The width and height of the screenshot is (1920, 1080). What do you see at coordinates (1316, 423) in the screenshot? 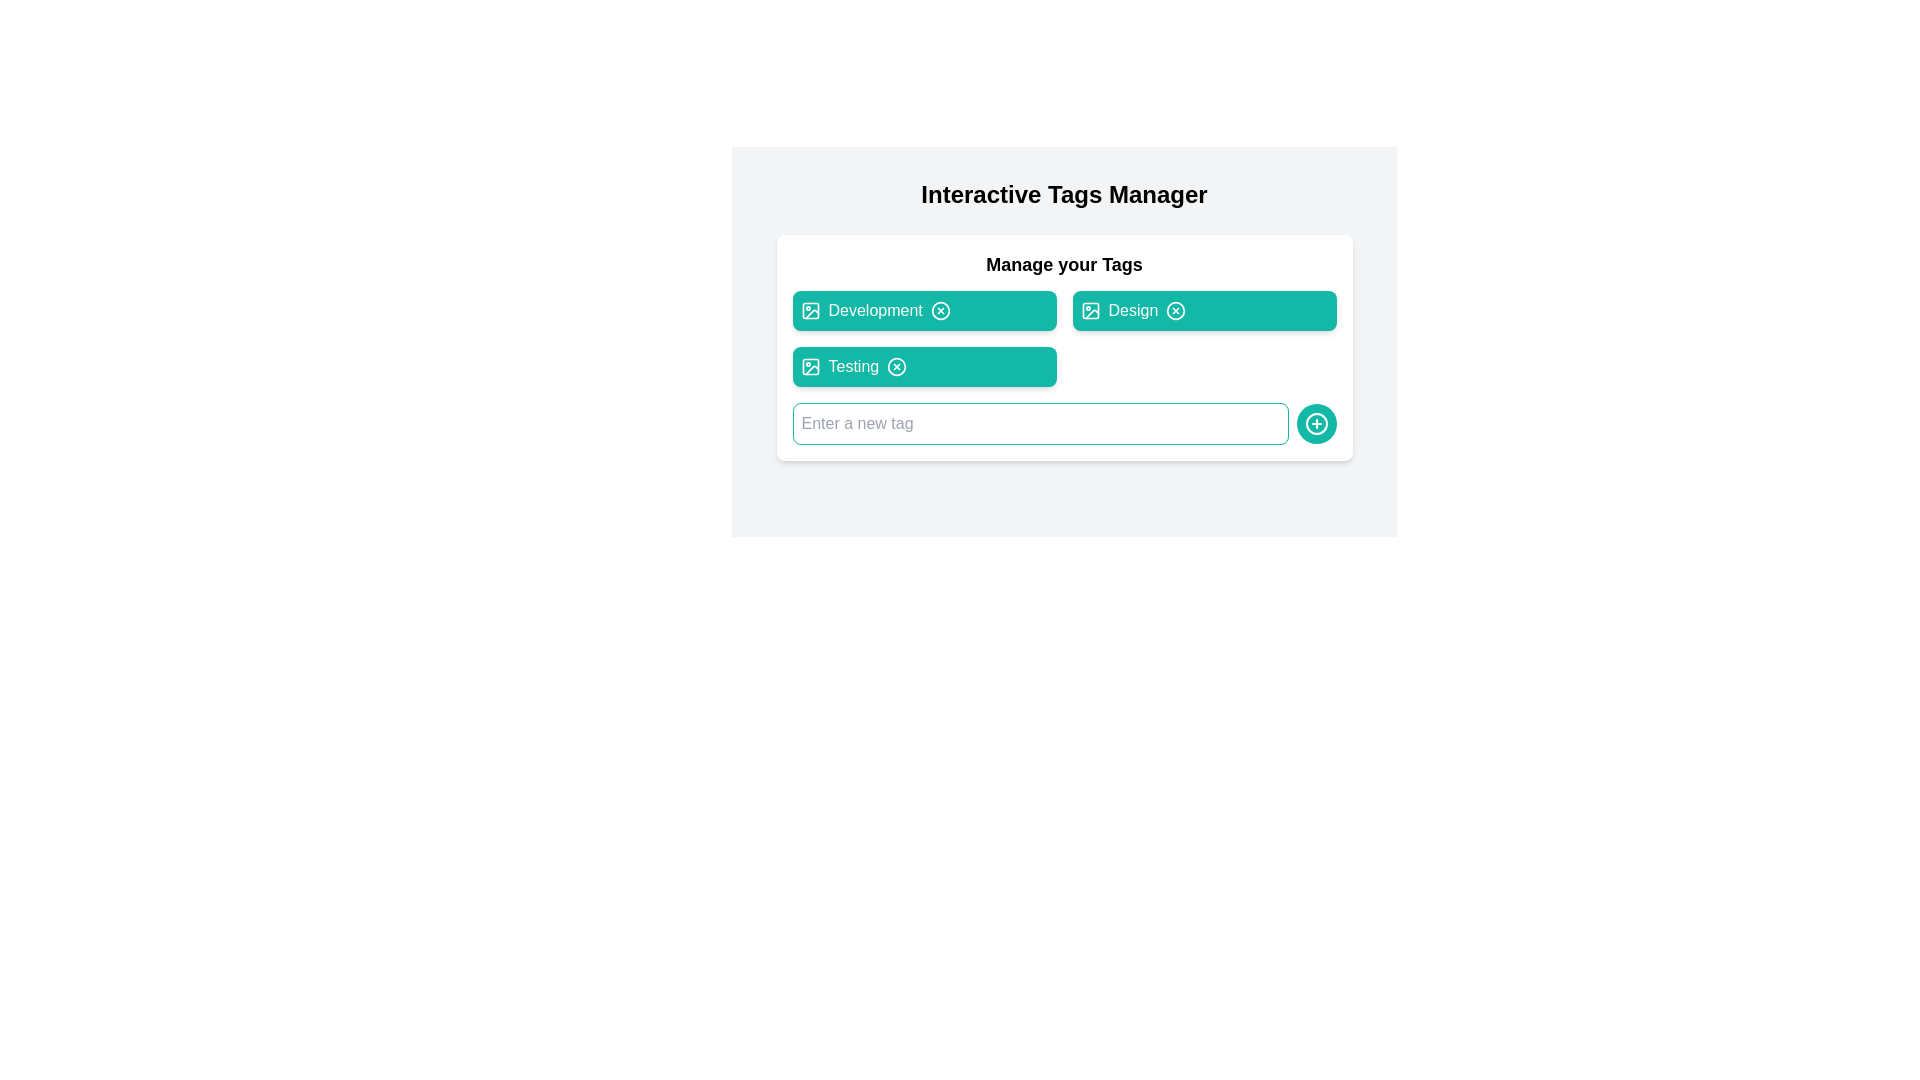
I see `the circular teal button with a white '+' symbol located at the bottom-right corner of the main tag management module` at bounding box center [1316, 423].